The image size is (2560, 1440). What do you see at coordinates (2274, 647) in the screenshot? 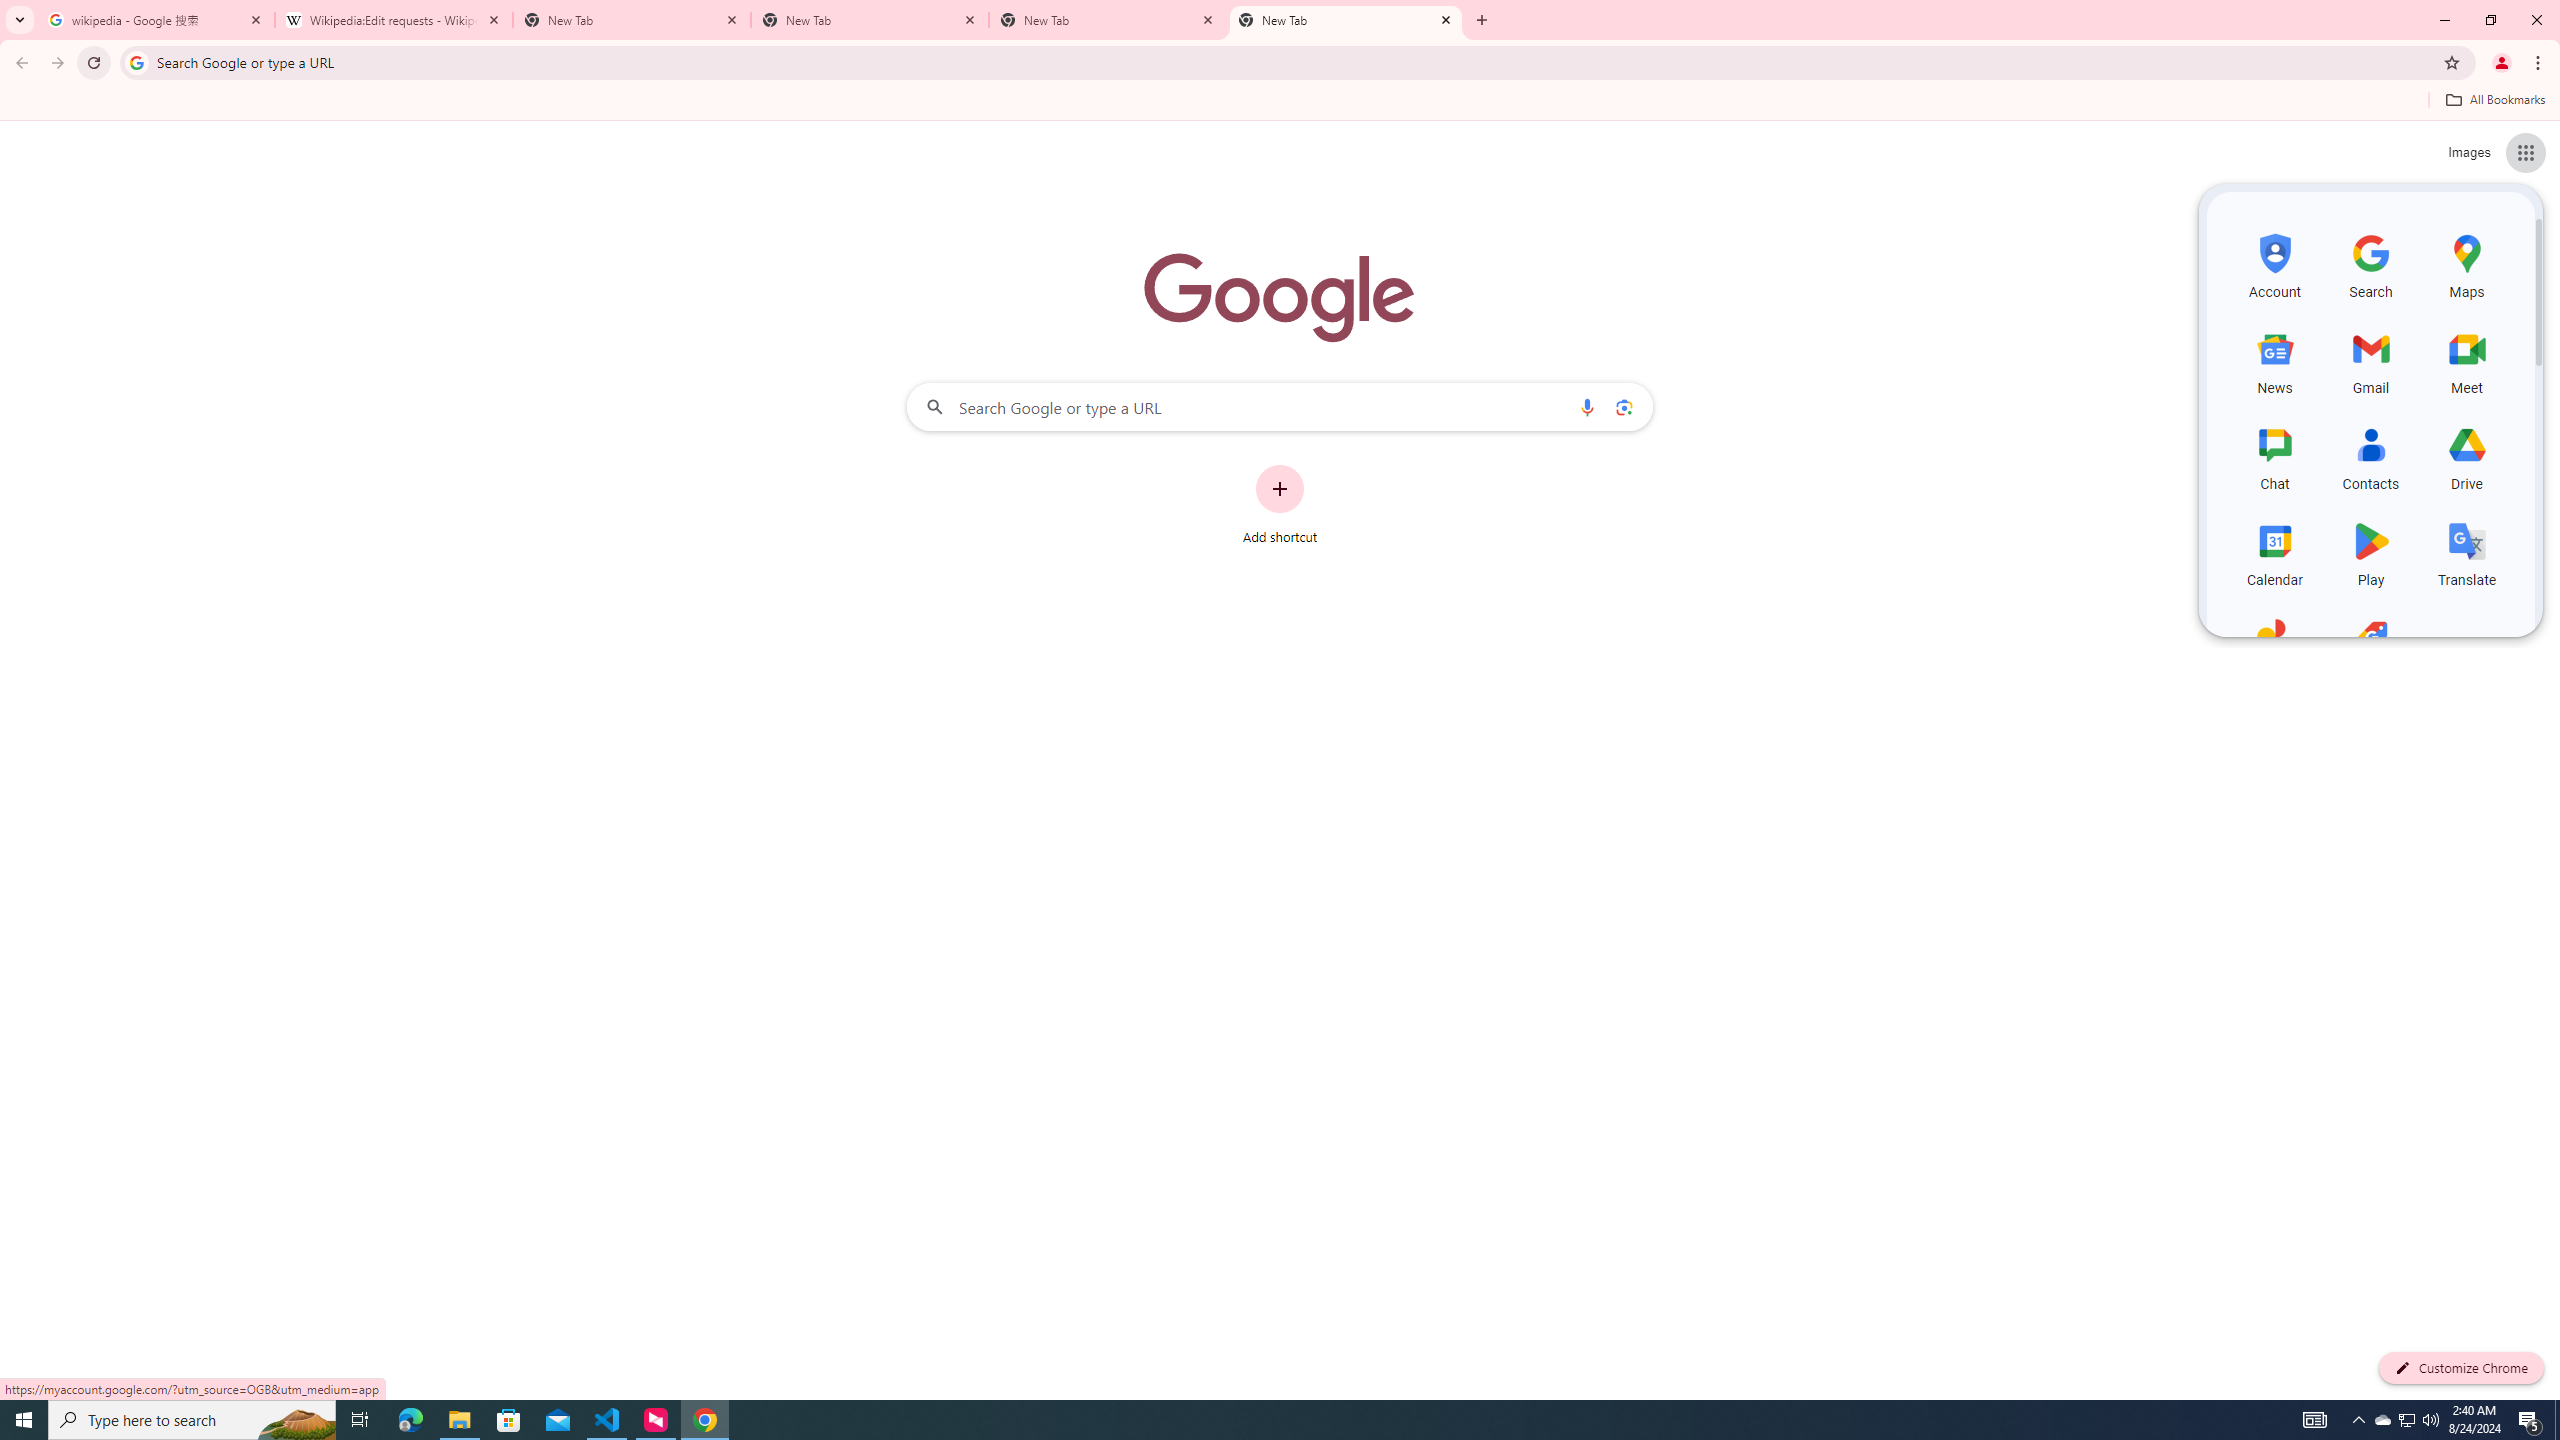
I see `'Photos, row 5 of 5 and column 1 of 3 in the first section'` at bounding box center [2274, 647].